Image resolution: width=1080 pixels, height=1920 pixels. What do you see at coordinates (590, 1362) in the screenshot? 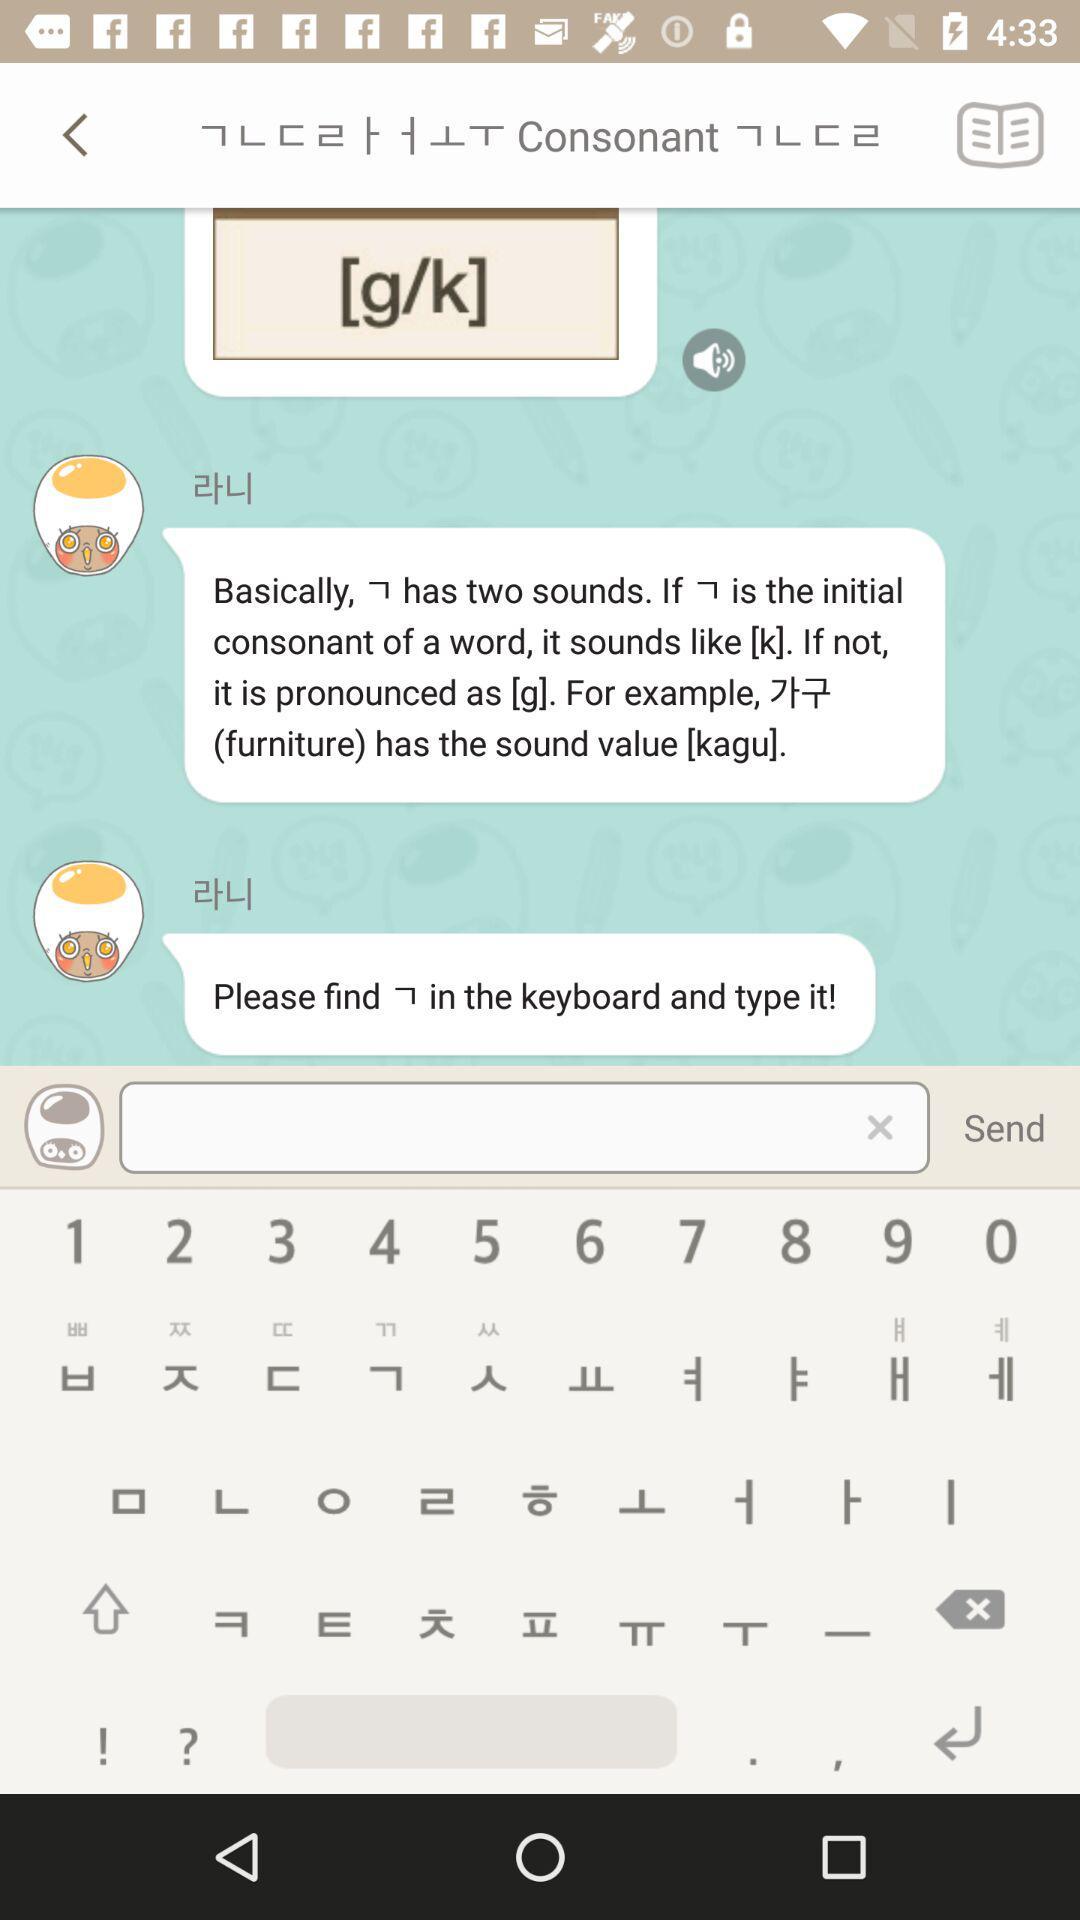
I see `the font icon` at bounding box center [590, 1362].